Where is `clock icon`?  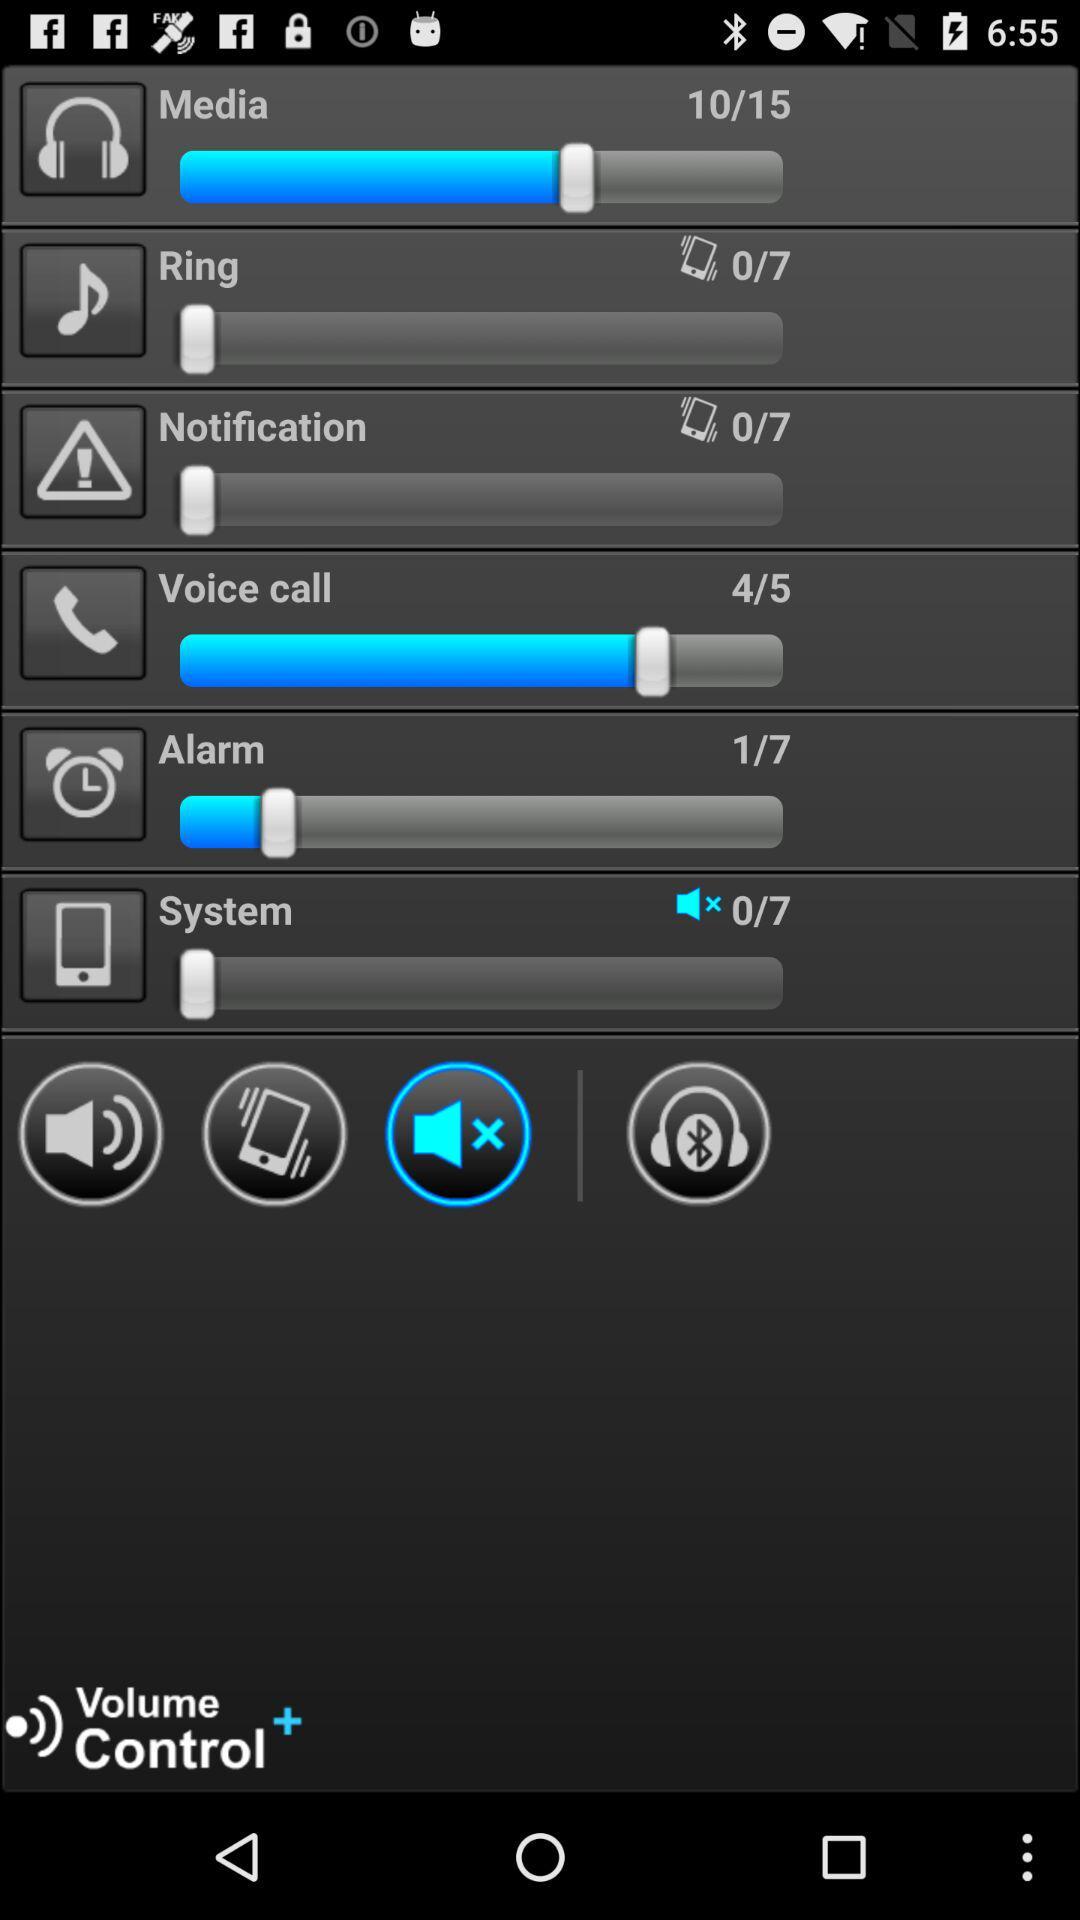
clock icon is located at coordinates (82, 784).